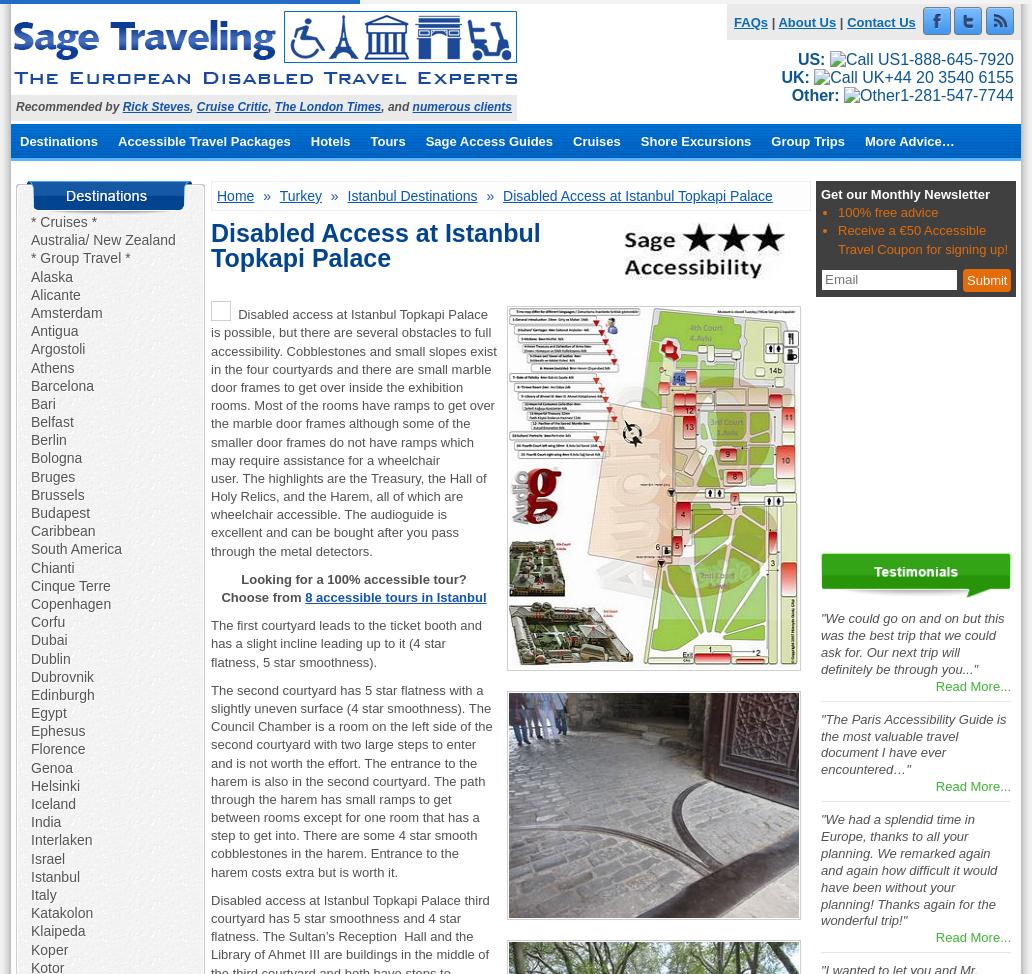 The height and width of the screenshot is (974, 1032). Describe the element at coordinates (48, 438) in the screenshot. I see `'Berlin'` at that location.